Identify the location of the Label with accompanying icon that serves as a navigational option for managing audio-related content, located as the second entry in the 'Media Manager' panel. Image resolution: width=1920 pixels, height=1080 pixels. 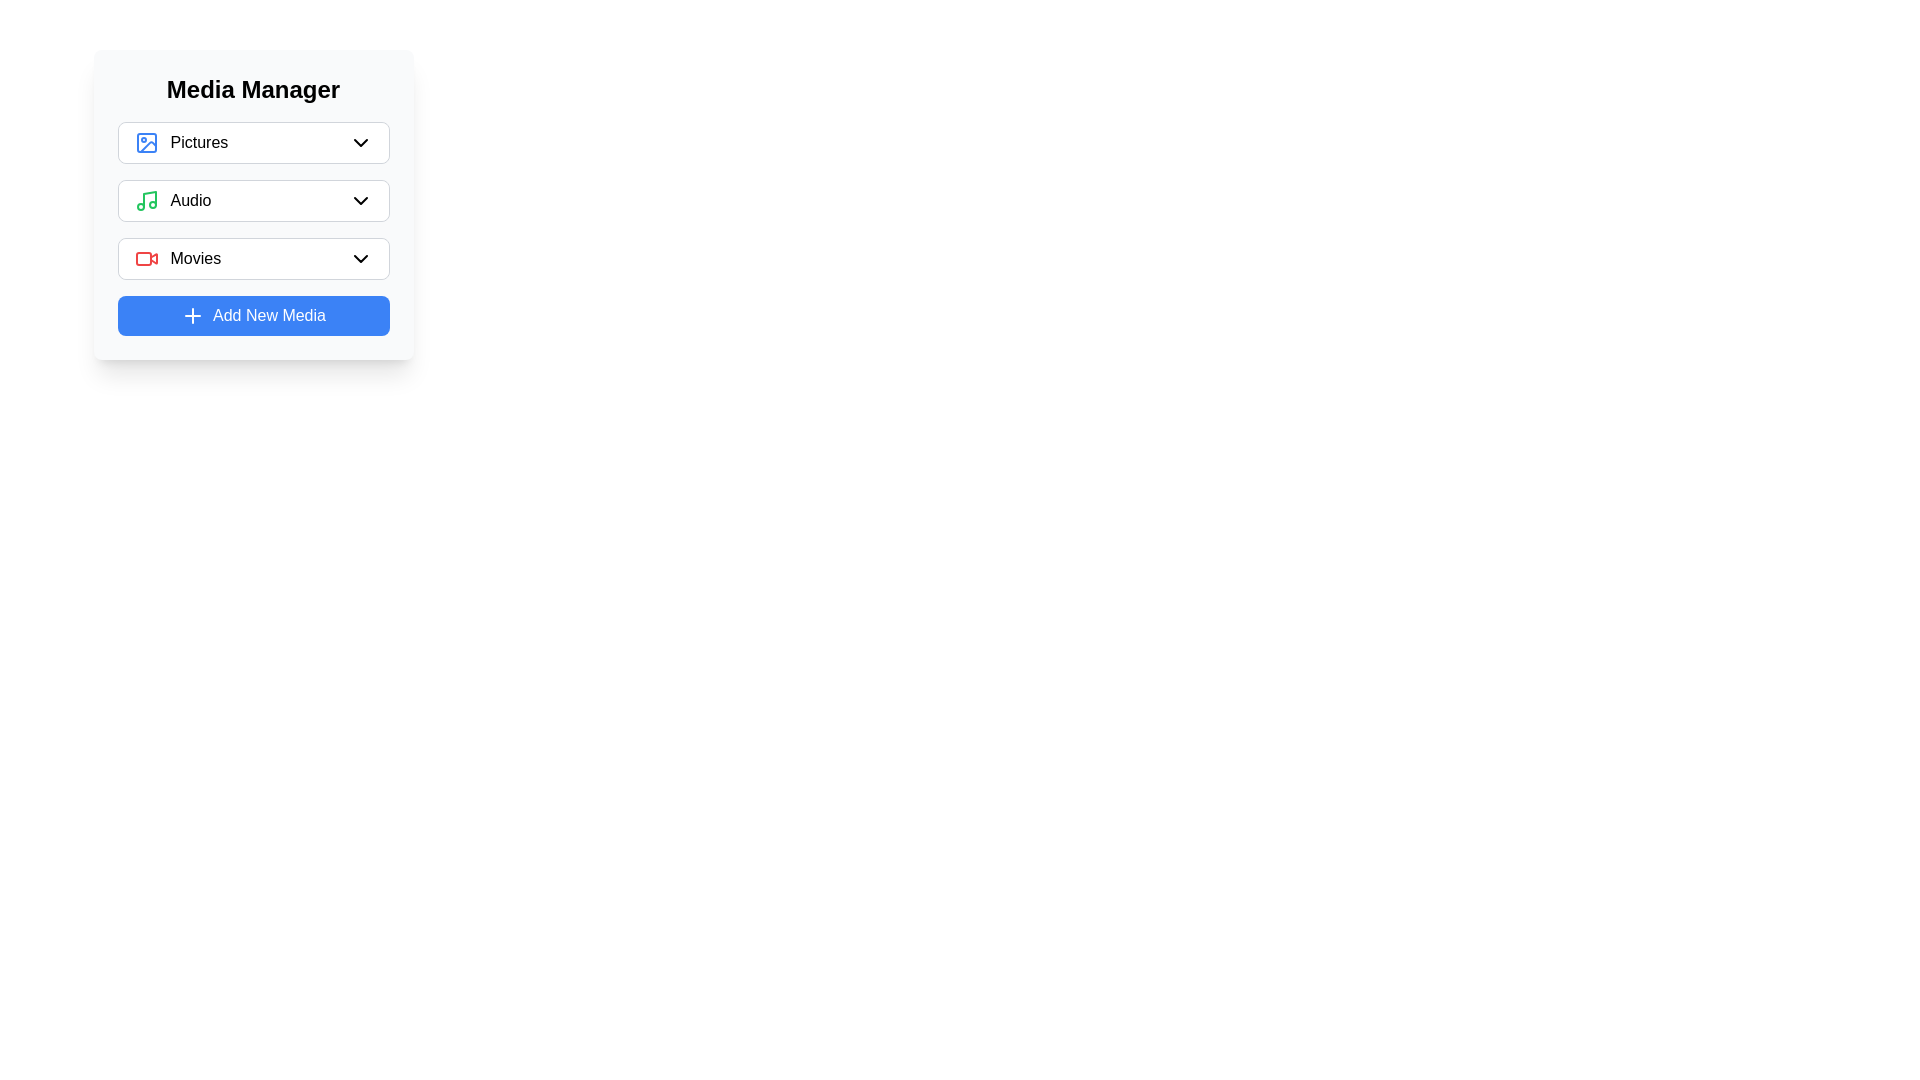
(172, 200).